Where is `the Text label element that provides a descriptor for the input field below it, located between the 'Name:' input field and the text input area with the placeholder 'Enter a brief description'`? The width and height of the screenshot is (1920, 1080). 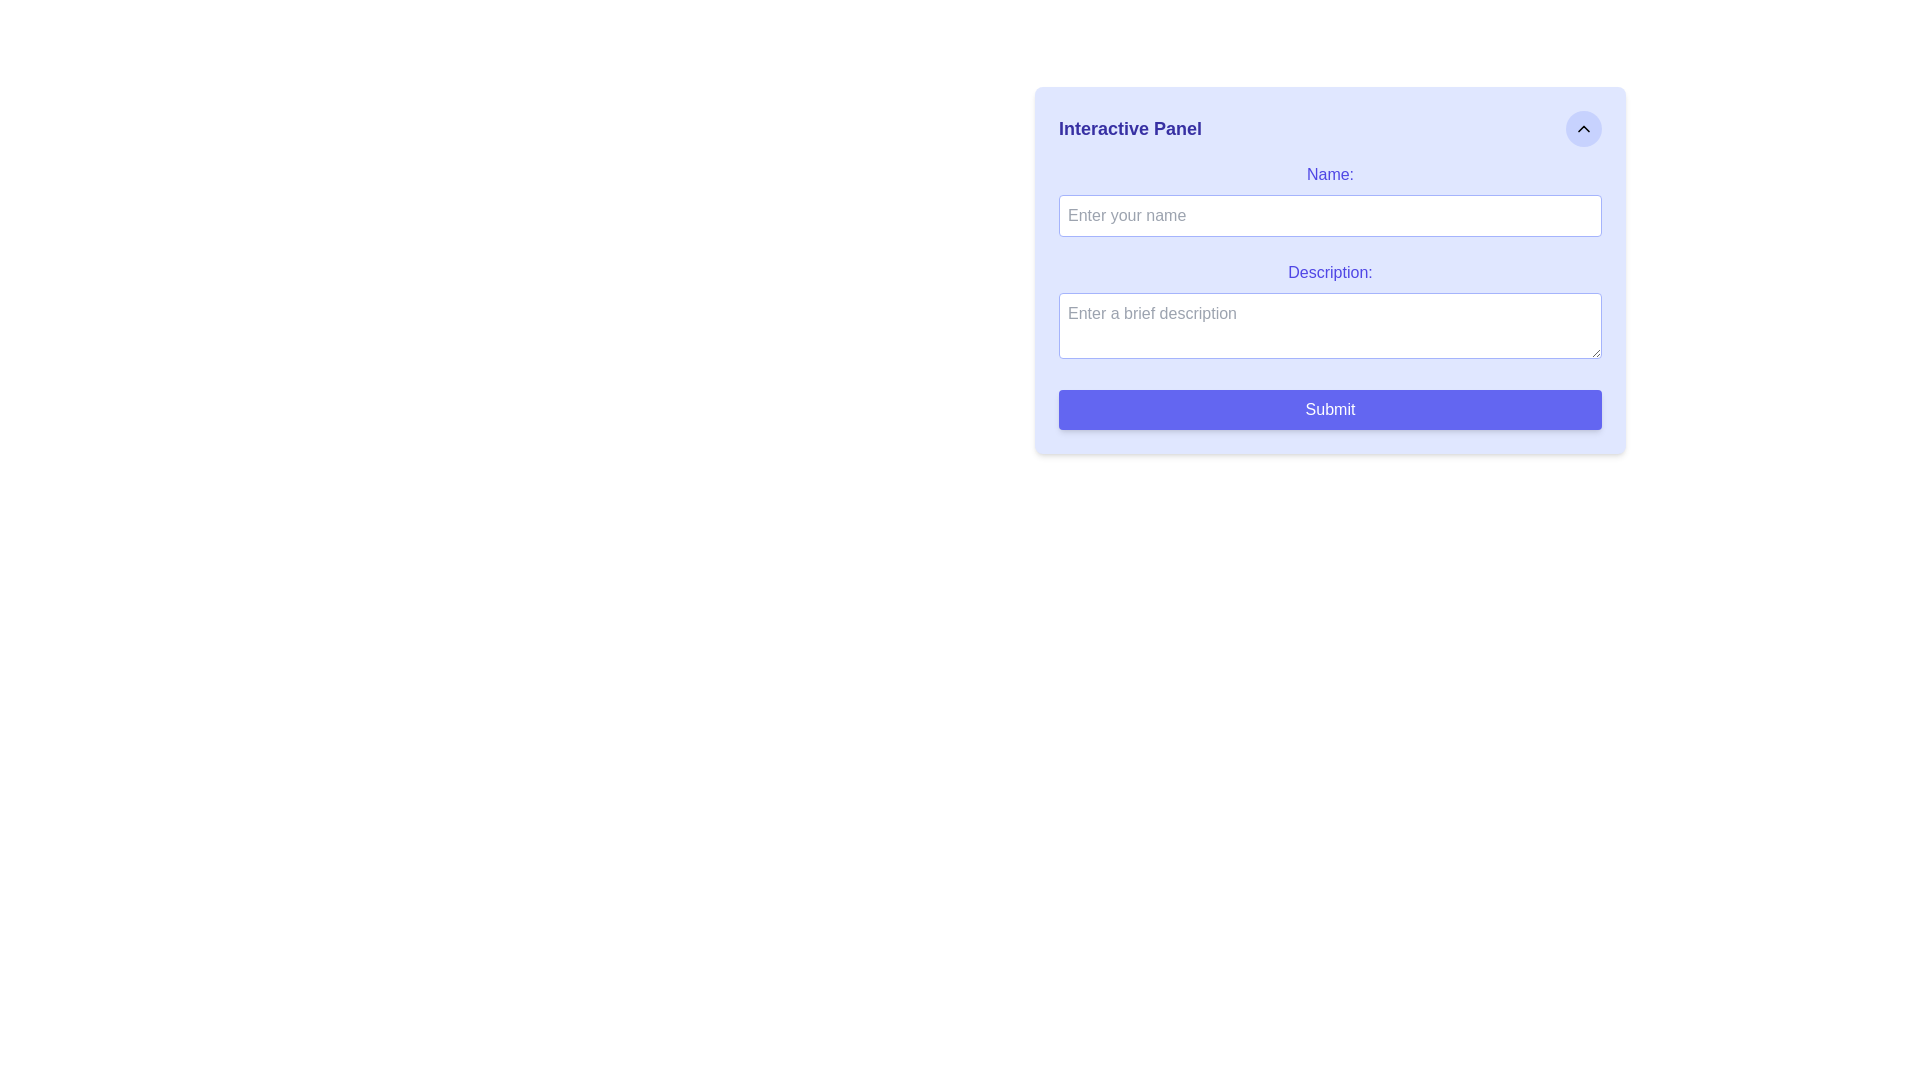
the Text label element that provides a descriptor for the input field below it, located between the 'Name:' input field and the text input area with the placeholder 'Enter a brief description' is located at coordinates (1330, 273).